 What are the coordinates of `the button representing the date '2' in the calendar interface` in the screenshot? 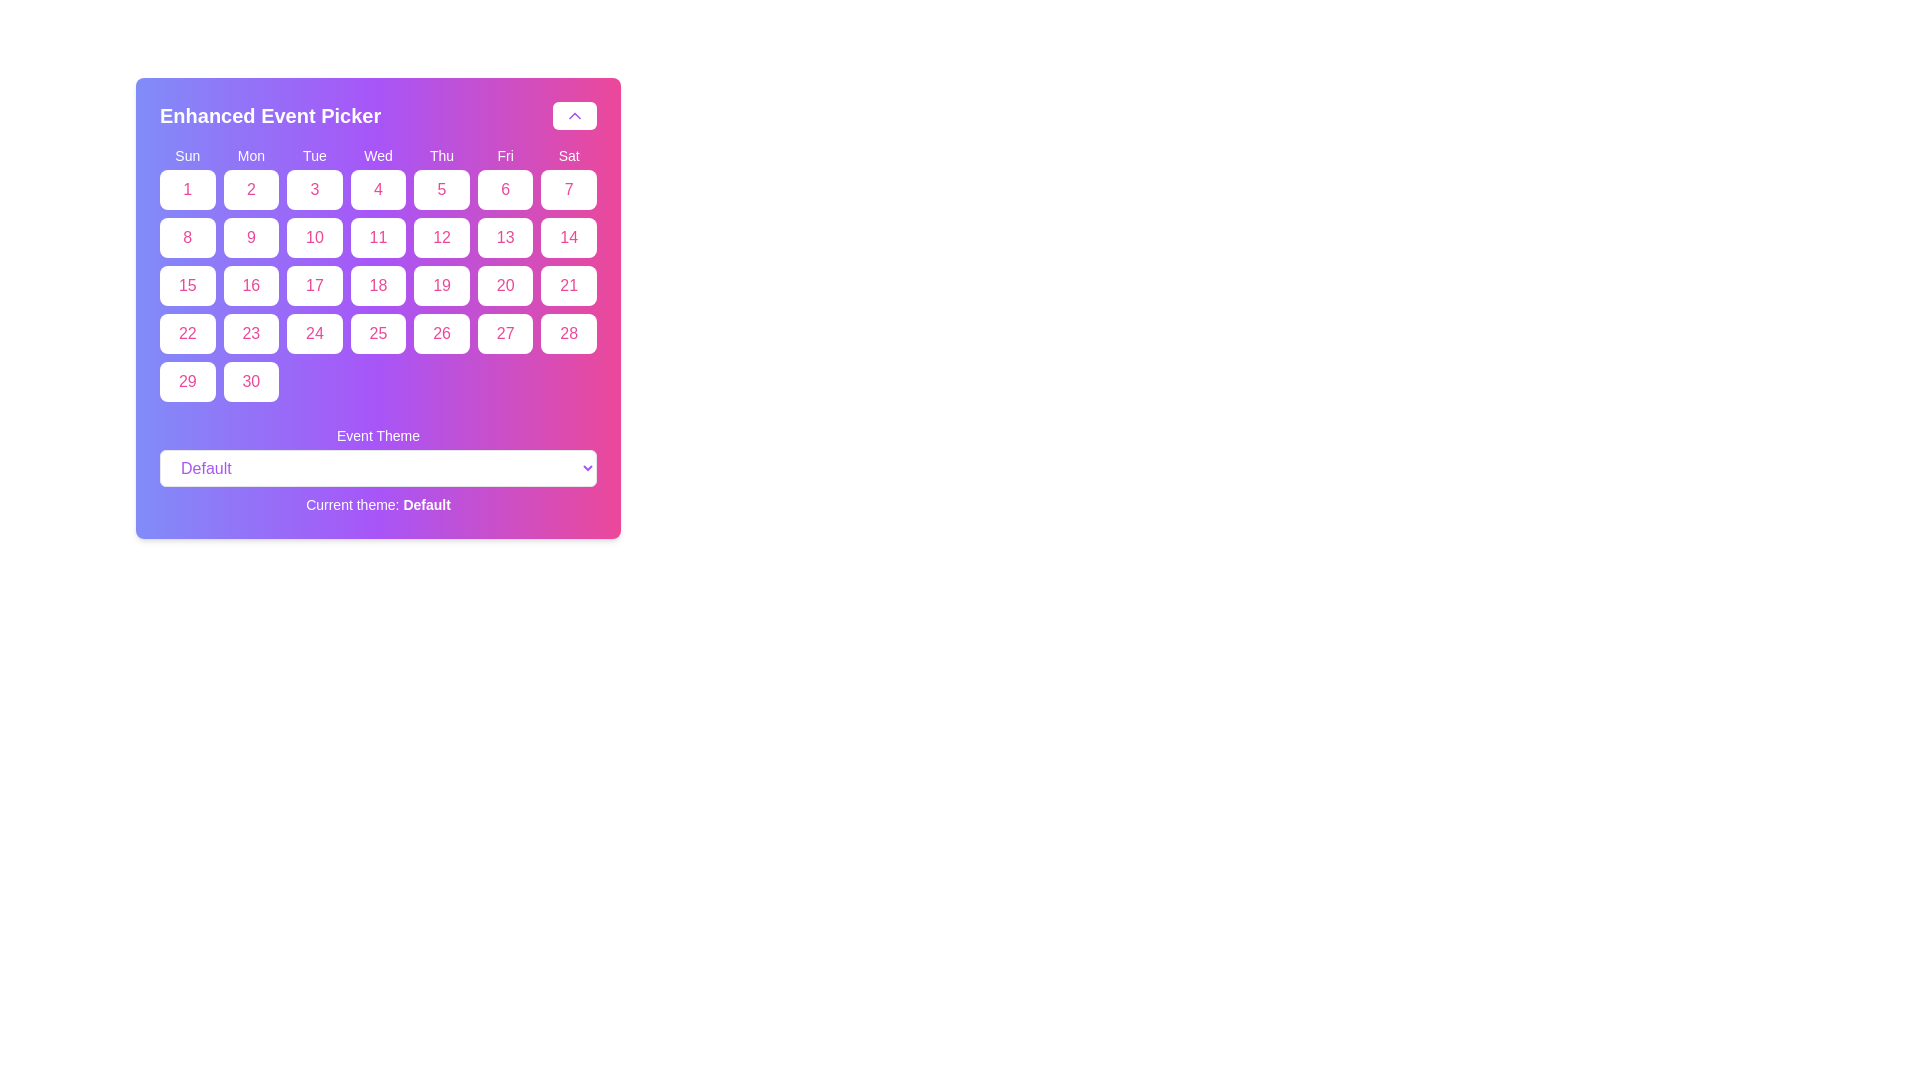 It's located at (250, 189).